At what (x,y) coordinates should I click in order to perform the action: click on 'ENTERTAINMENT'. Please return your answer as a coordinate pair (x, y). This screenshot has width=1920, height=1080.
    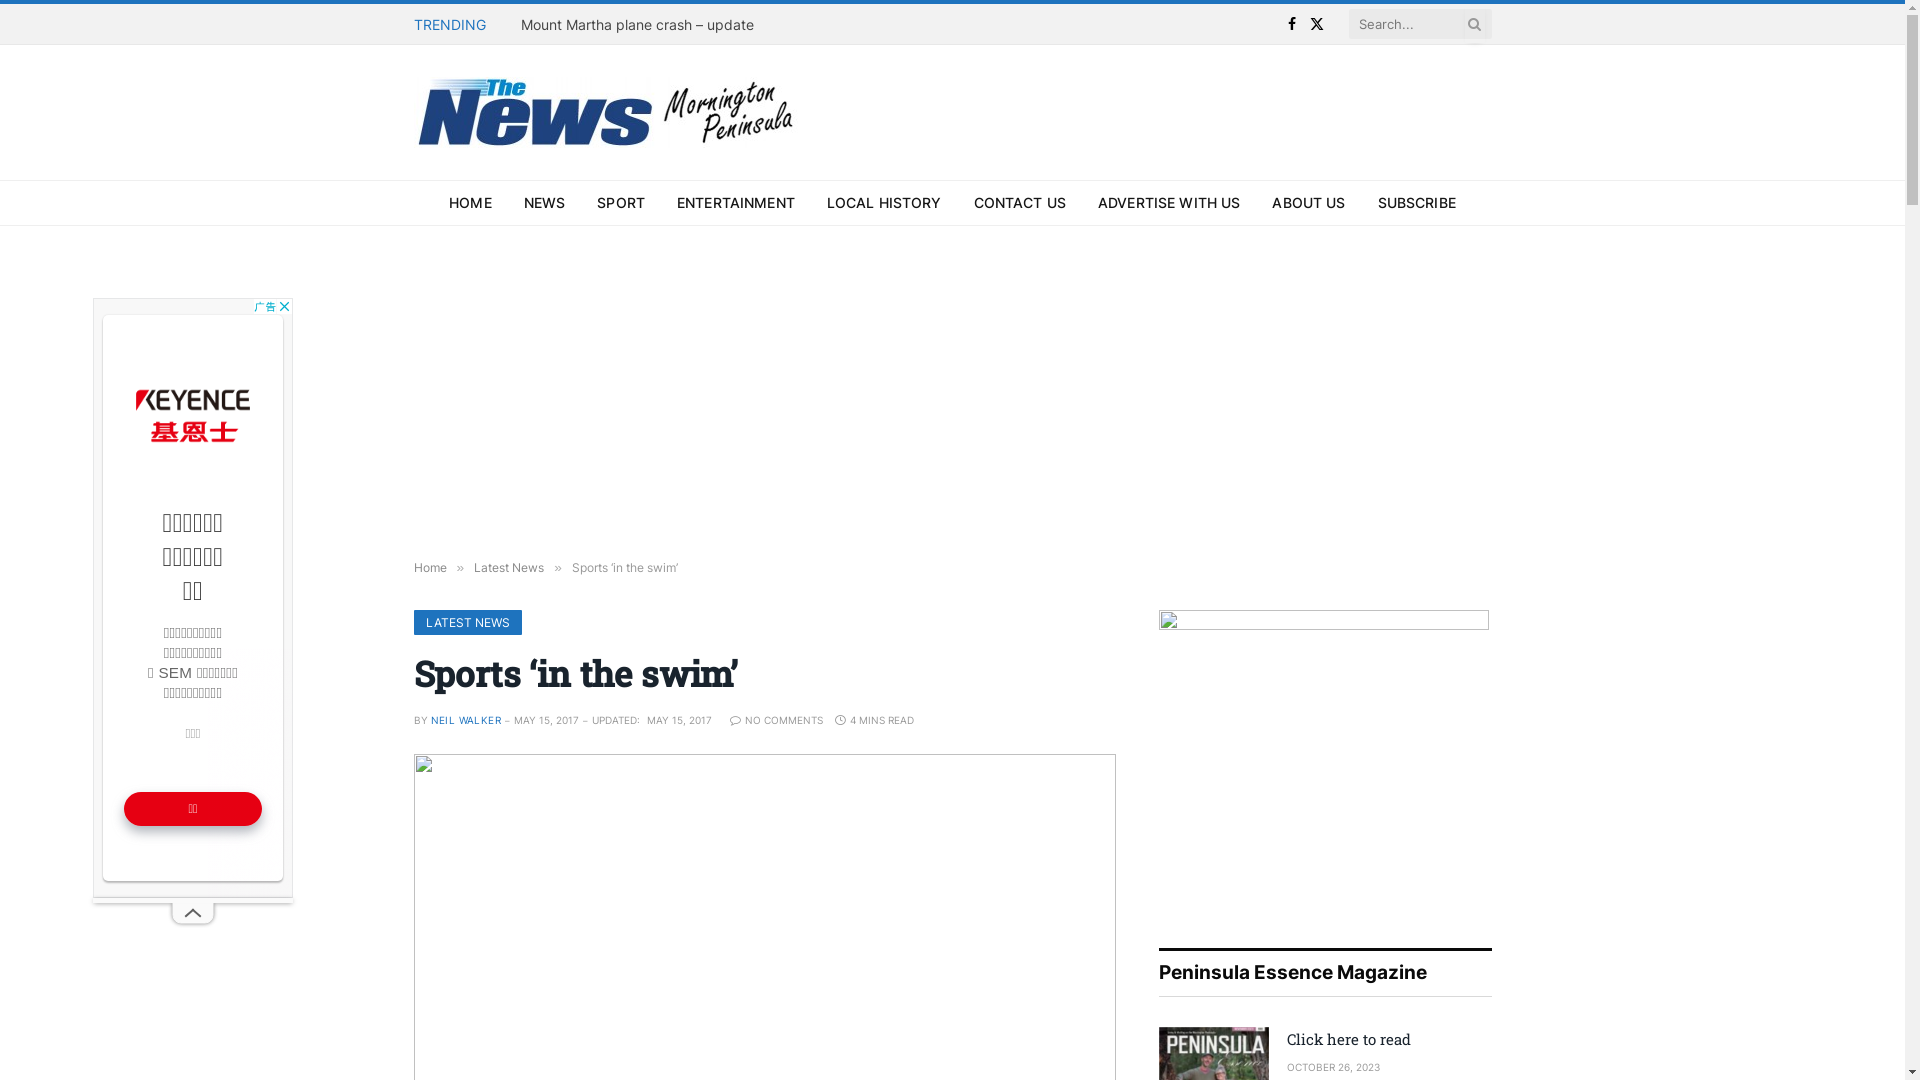
    Looking at the image, I should click on (734, 203).